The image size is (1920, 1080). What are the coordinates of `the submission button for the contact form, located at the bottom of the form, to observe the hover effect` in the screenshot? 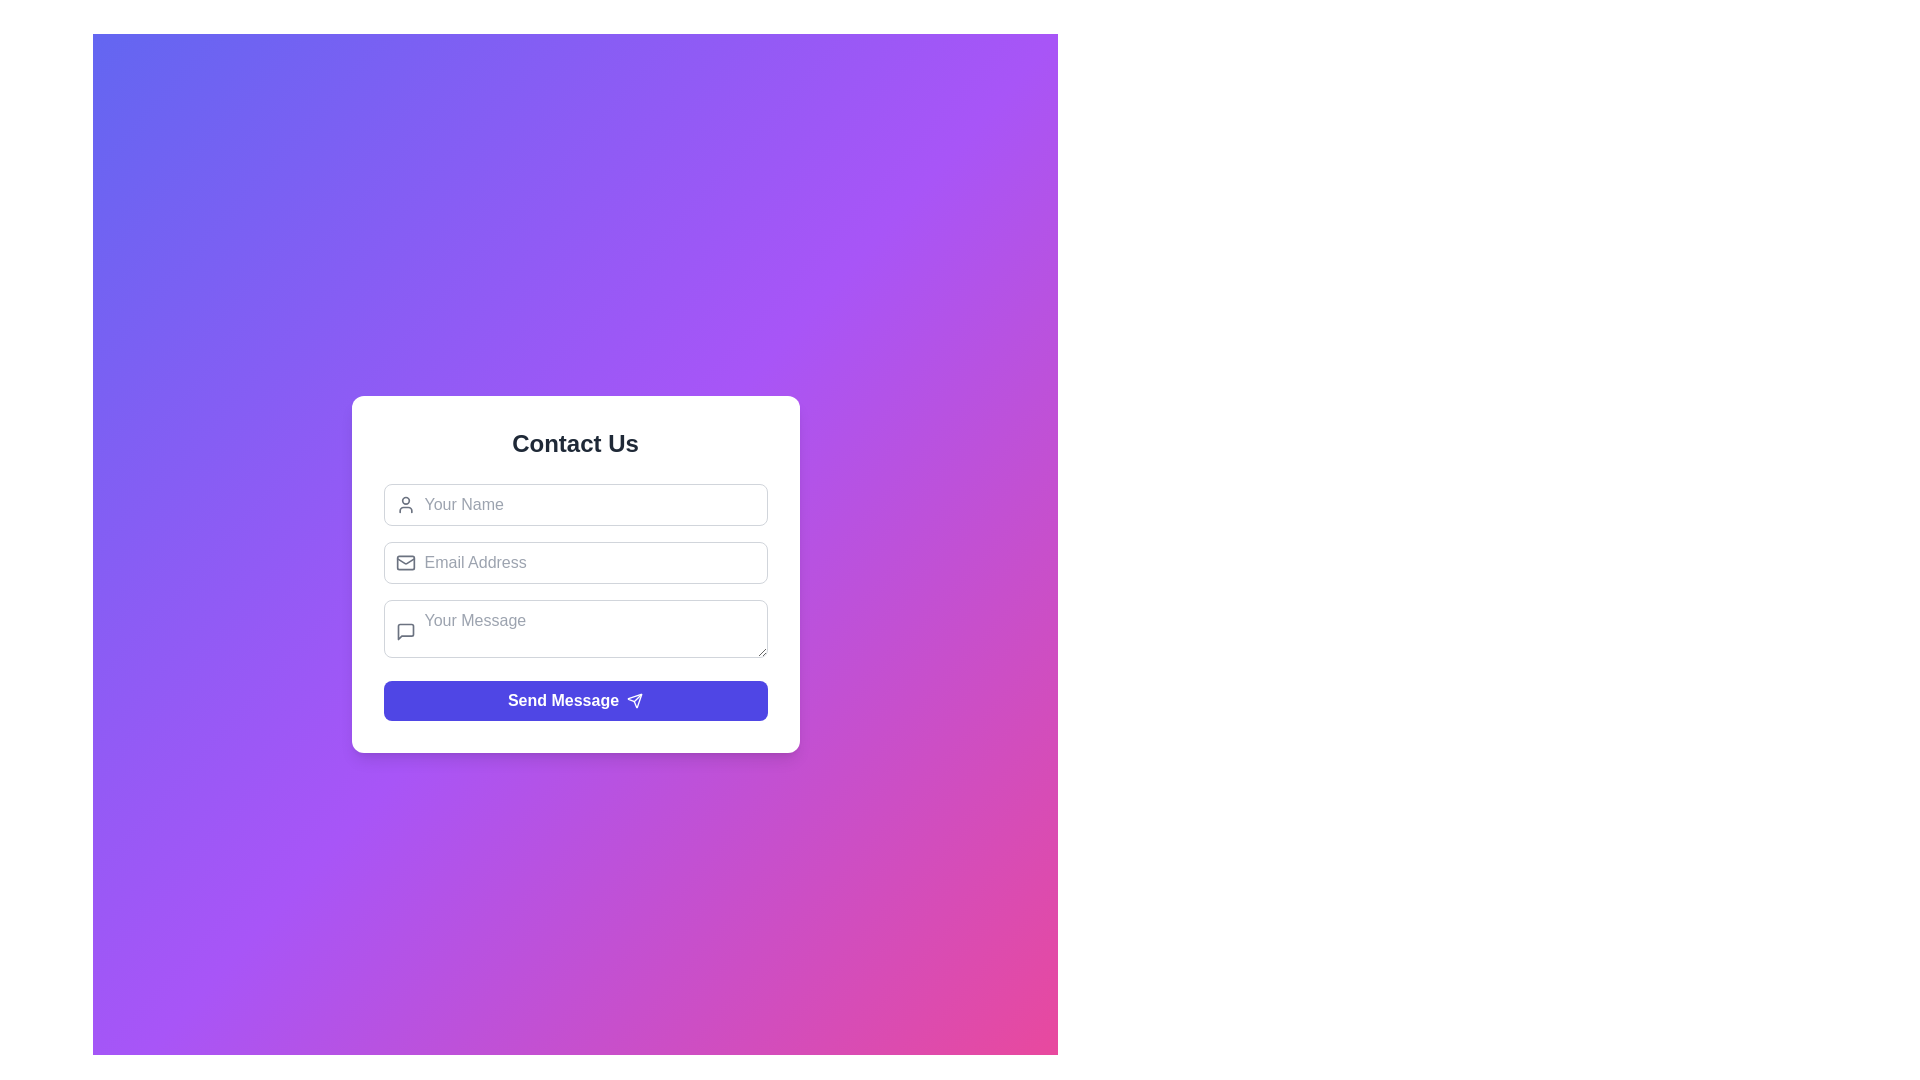 It's located at (574, 699).